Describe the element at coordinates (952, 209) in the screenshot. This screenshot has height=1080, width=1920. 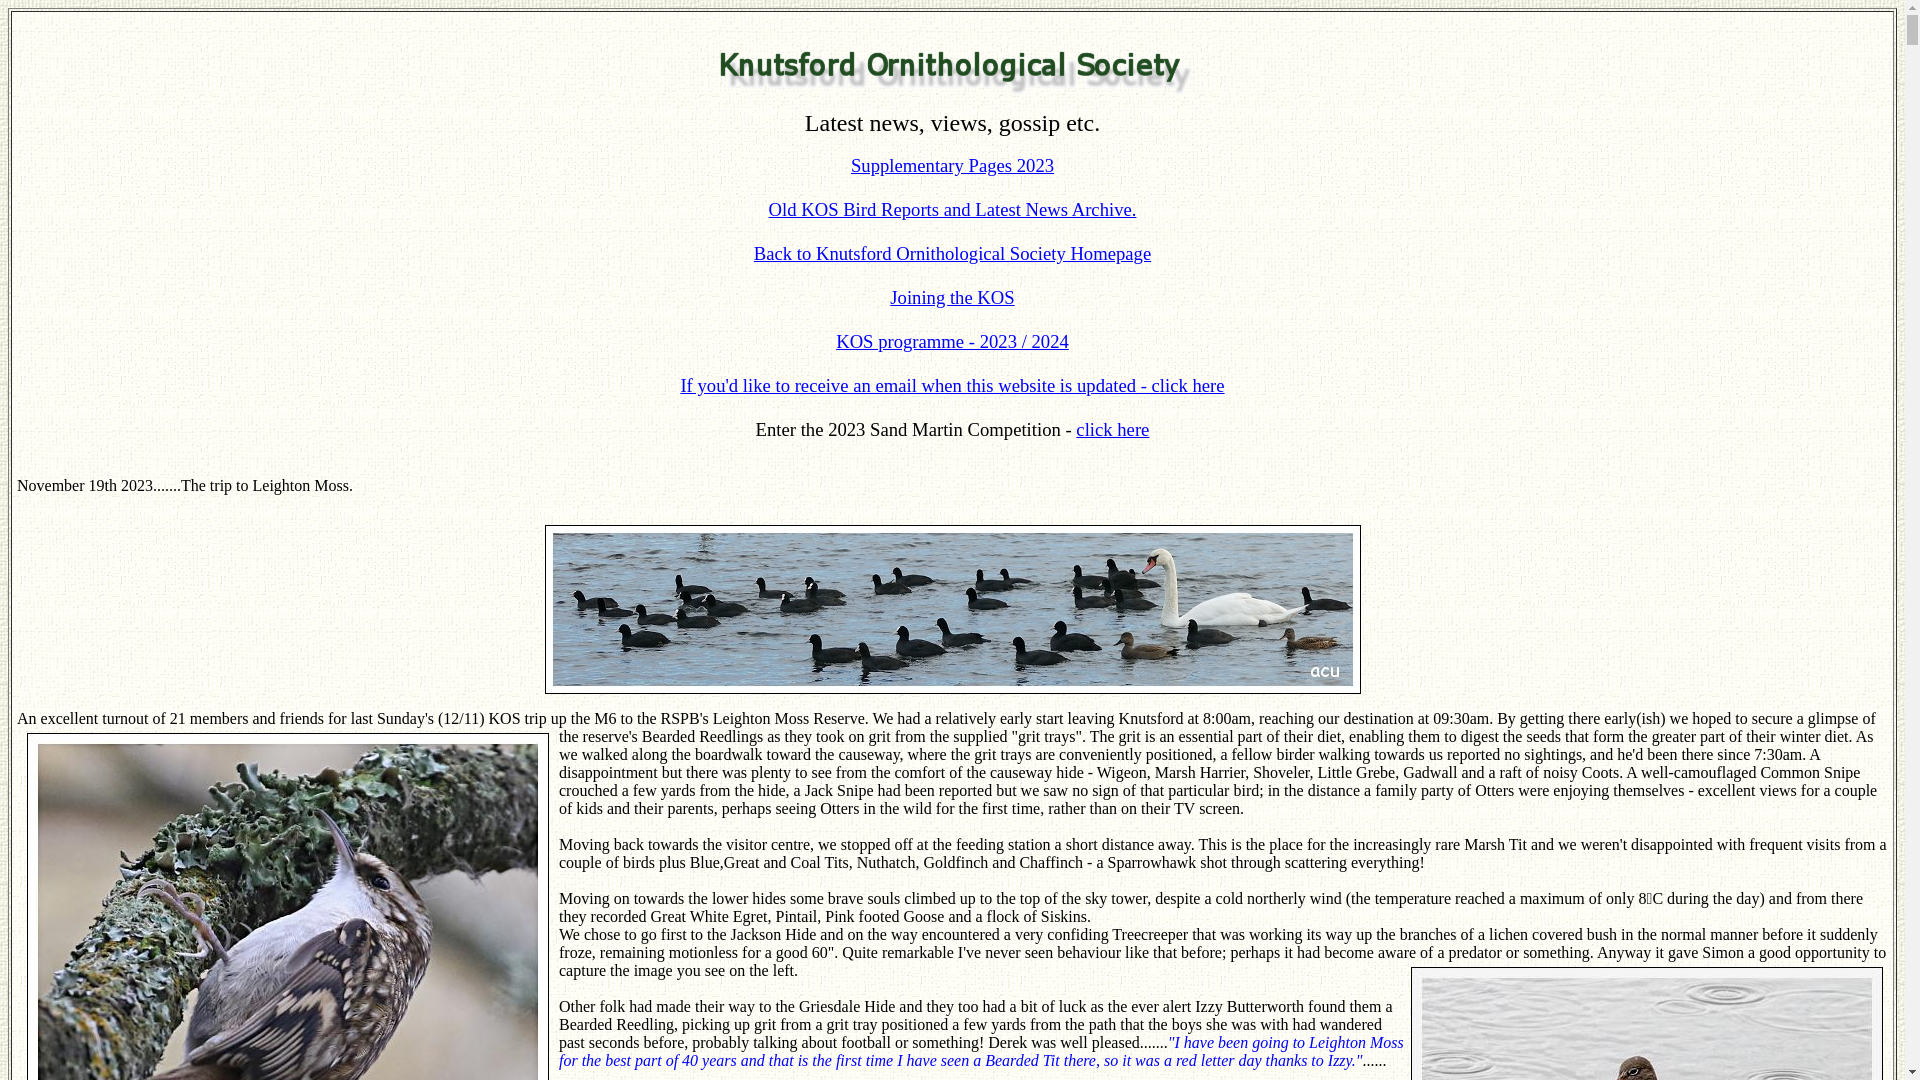
I see `'Old KOS Bird Reports and Latest News Archive.'` at that location.